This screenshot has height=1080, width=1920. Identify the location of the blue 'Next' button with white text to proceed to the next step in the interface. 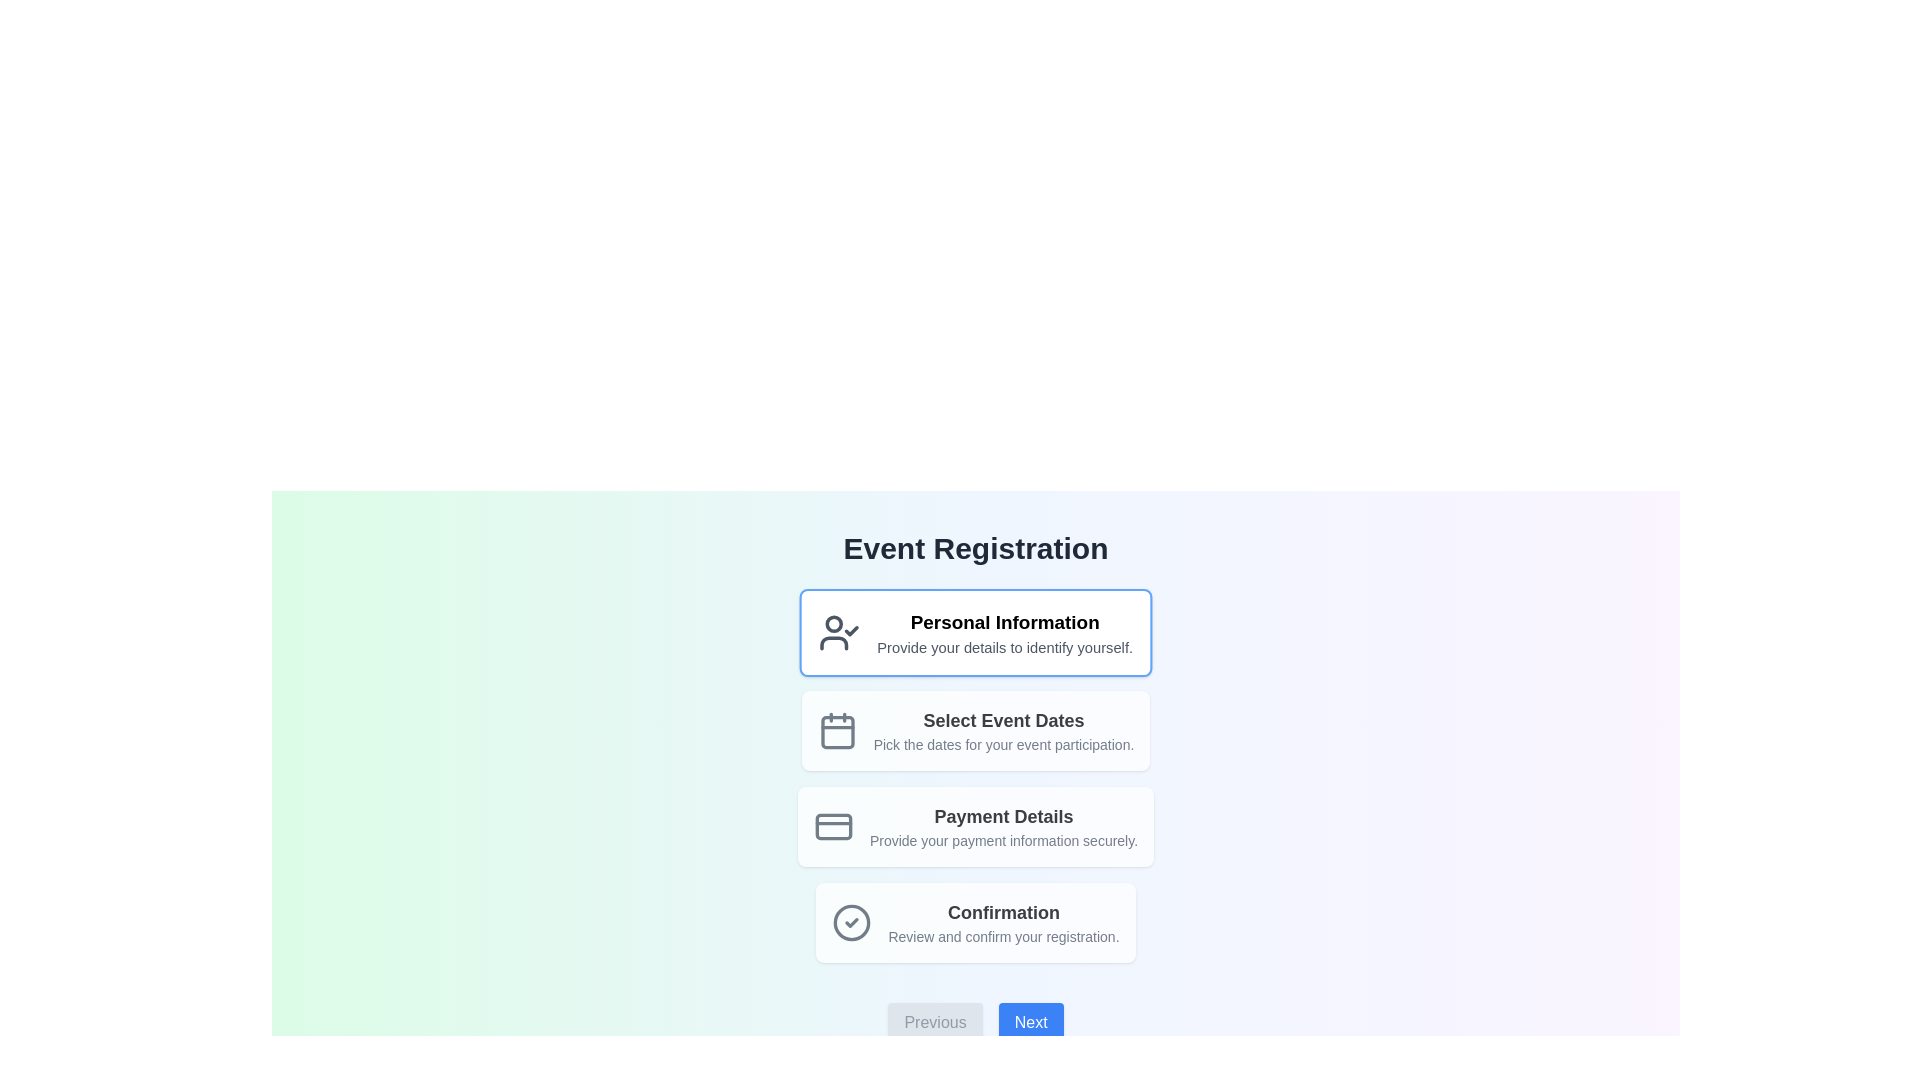
(1031, 1022).